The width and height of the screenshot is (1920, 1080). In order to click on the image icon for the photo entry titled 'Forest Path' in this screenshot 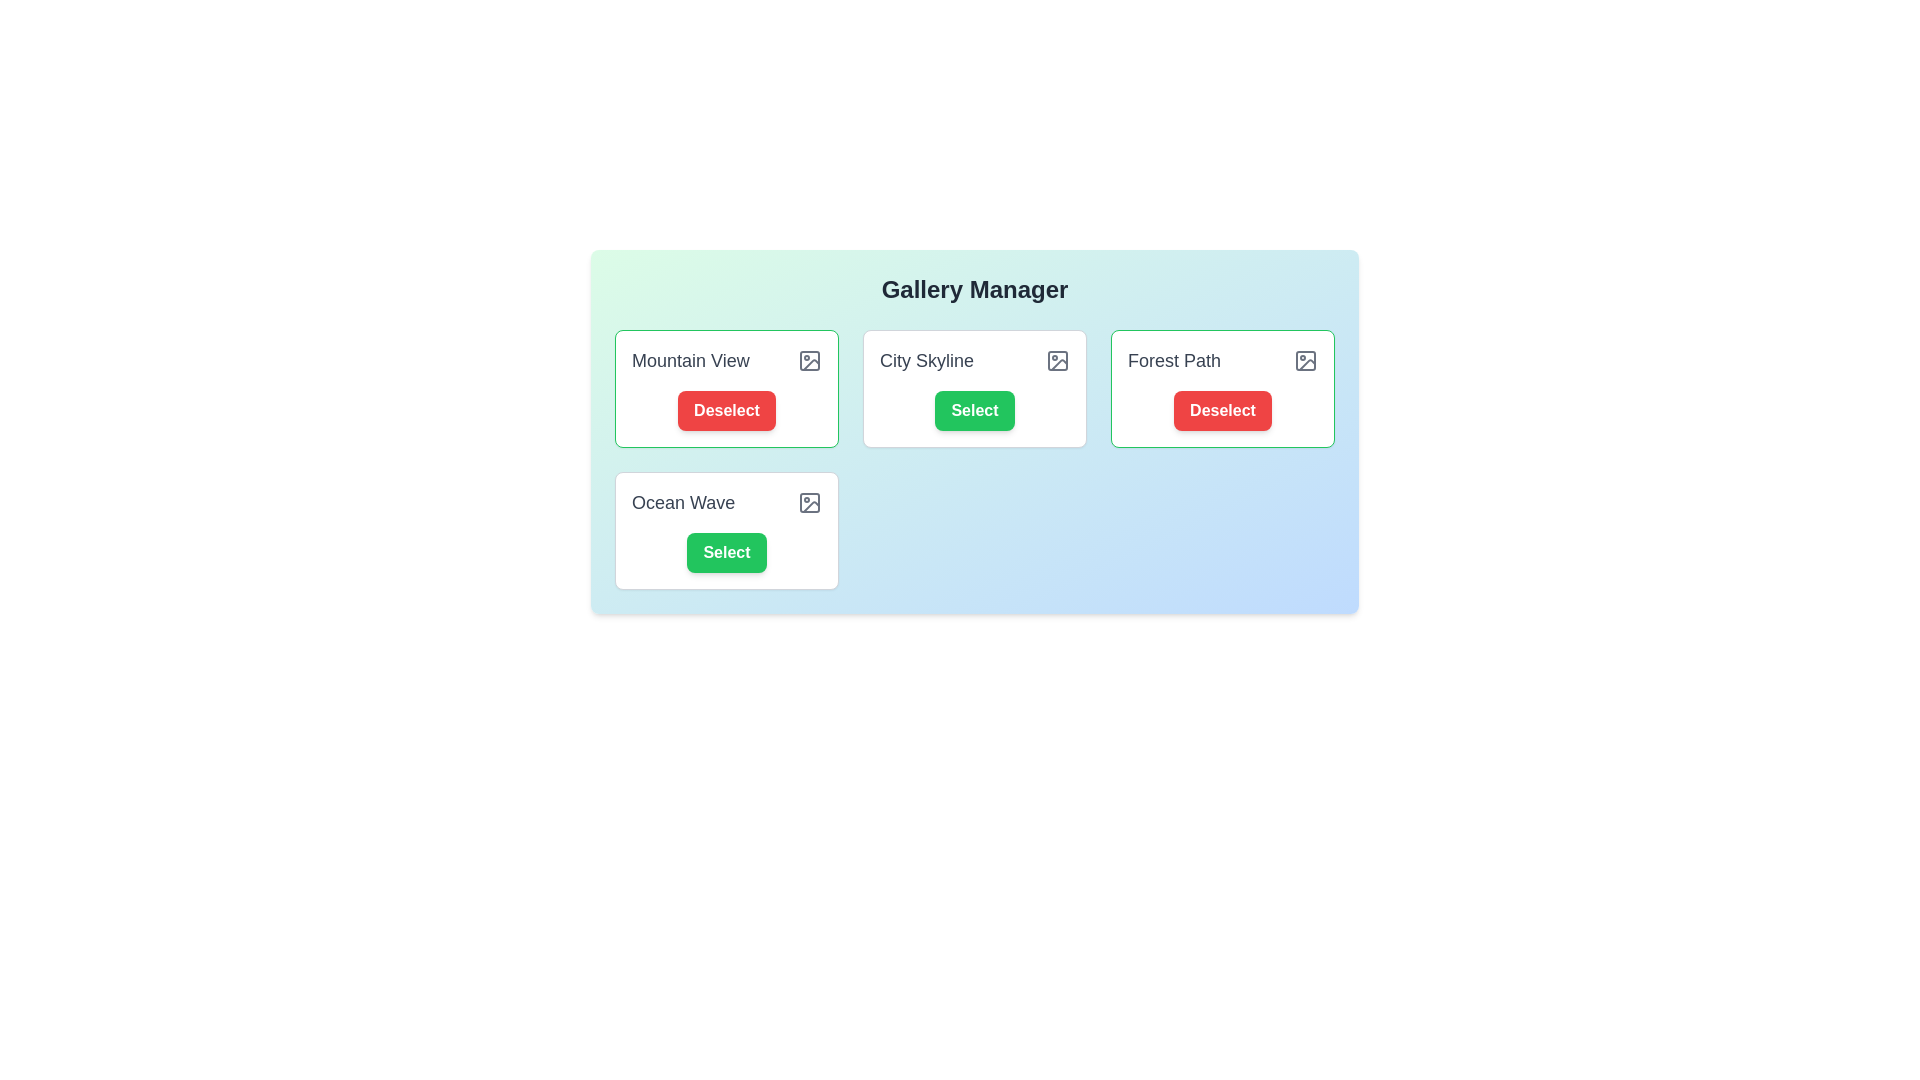, I will do `click(1305, 361)`.